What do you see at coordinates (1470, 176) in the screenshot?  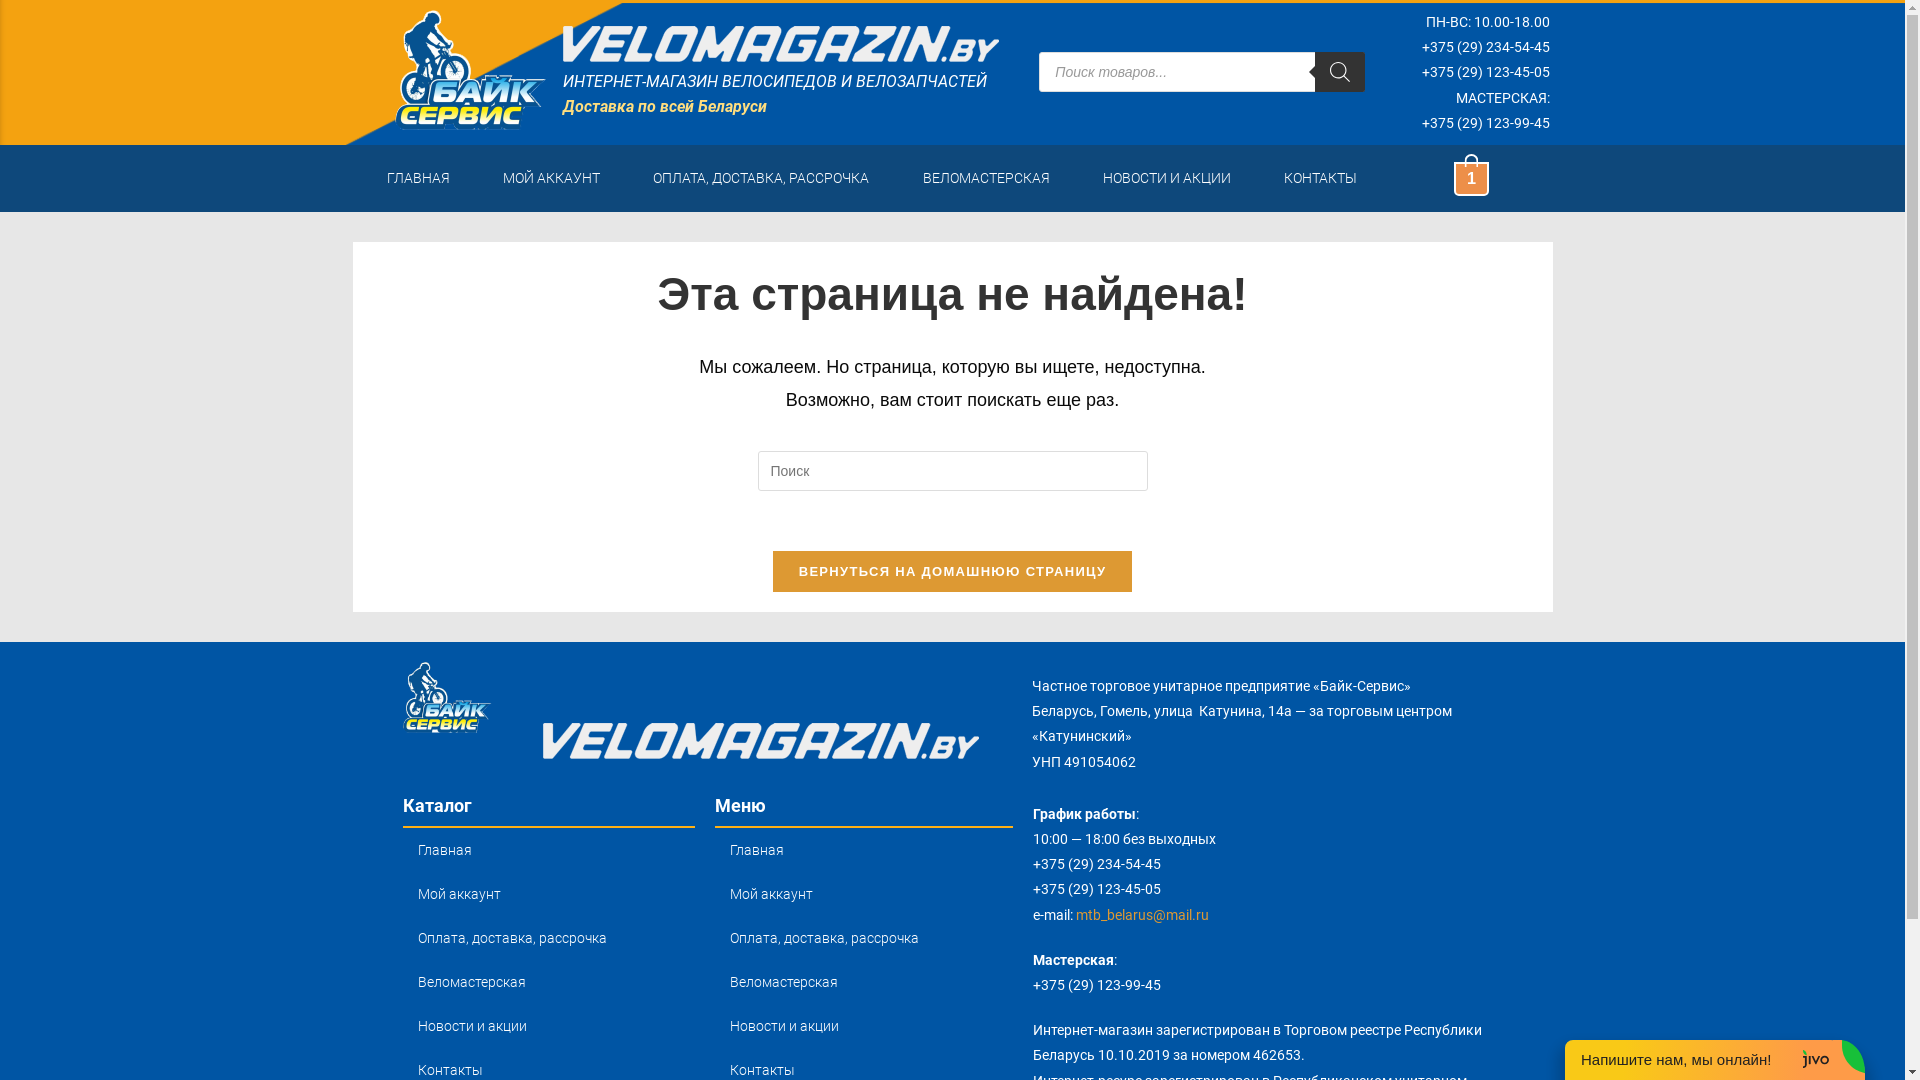 I see `'1'` at bounding box center [1470, 176].